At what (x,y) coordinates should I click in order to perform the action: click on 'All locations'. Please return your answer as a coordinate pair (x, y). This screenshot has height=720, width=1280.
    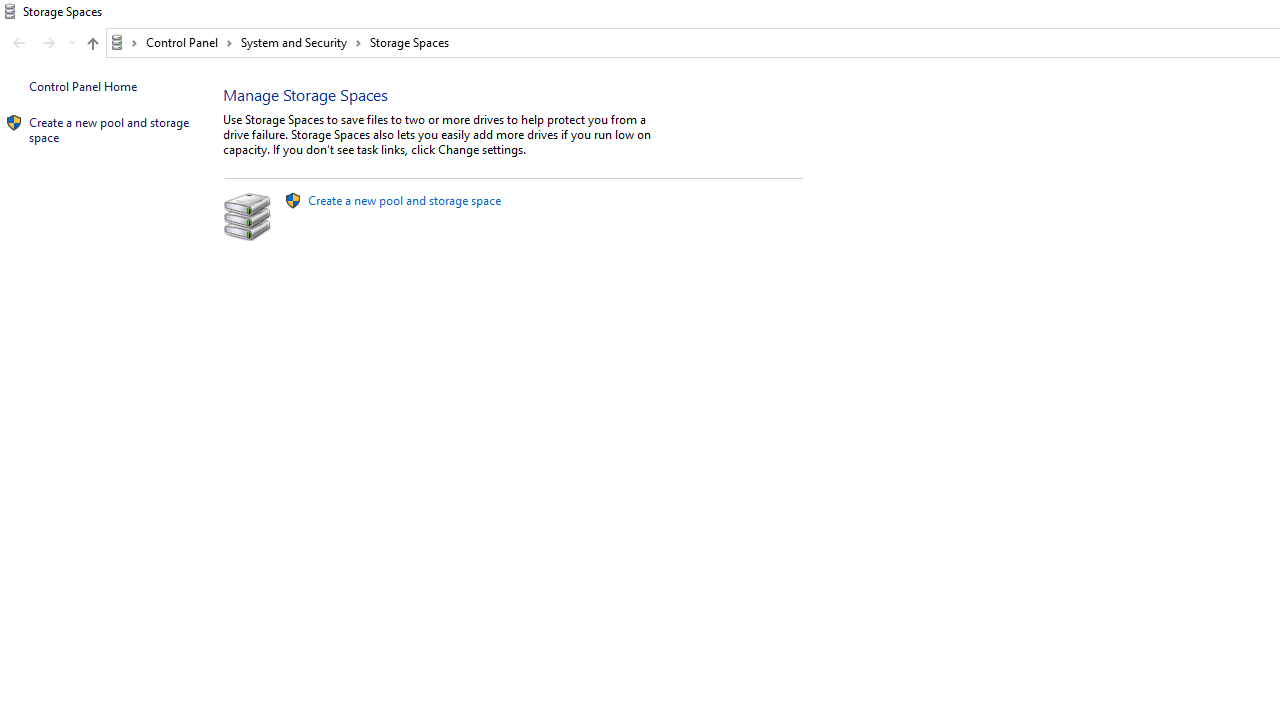
    Looking at the image, I should click on (123, 42).